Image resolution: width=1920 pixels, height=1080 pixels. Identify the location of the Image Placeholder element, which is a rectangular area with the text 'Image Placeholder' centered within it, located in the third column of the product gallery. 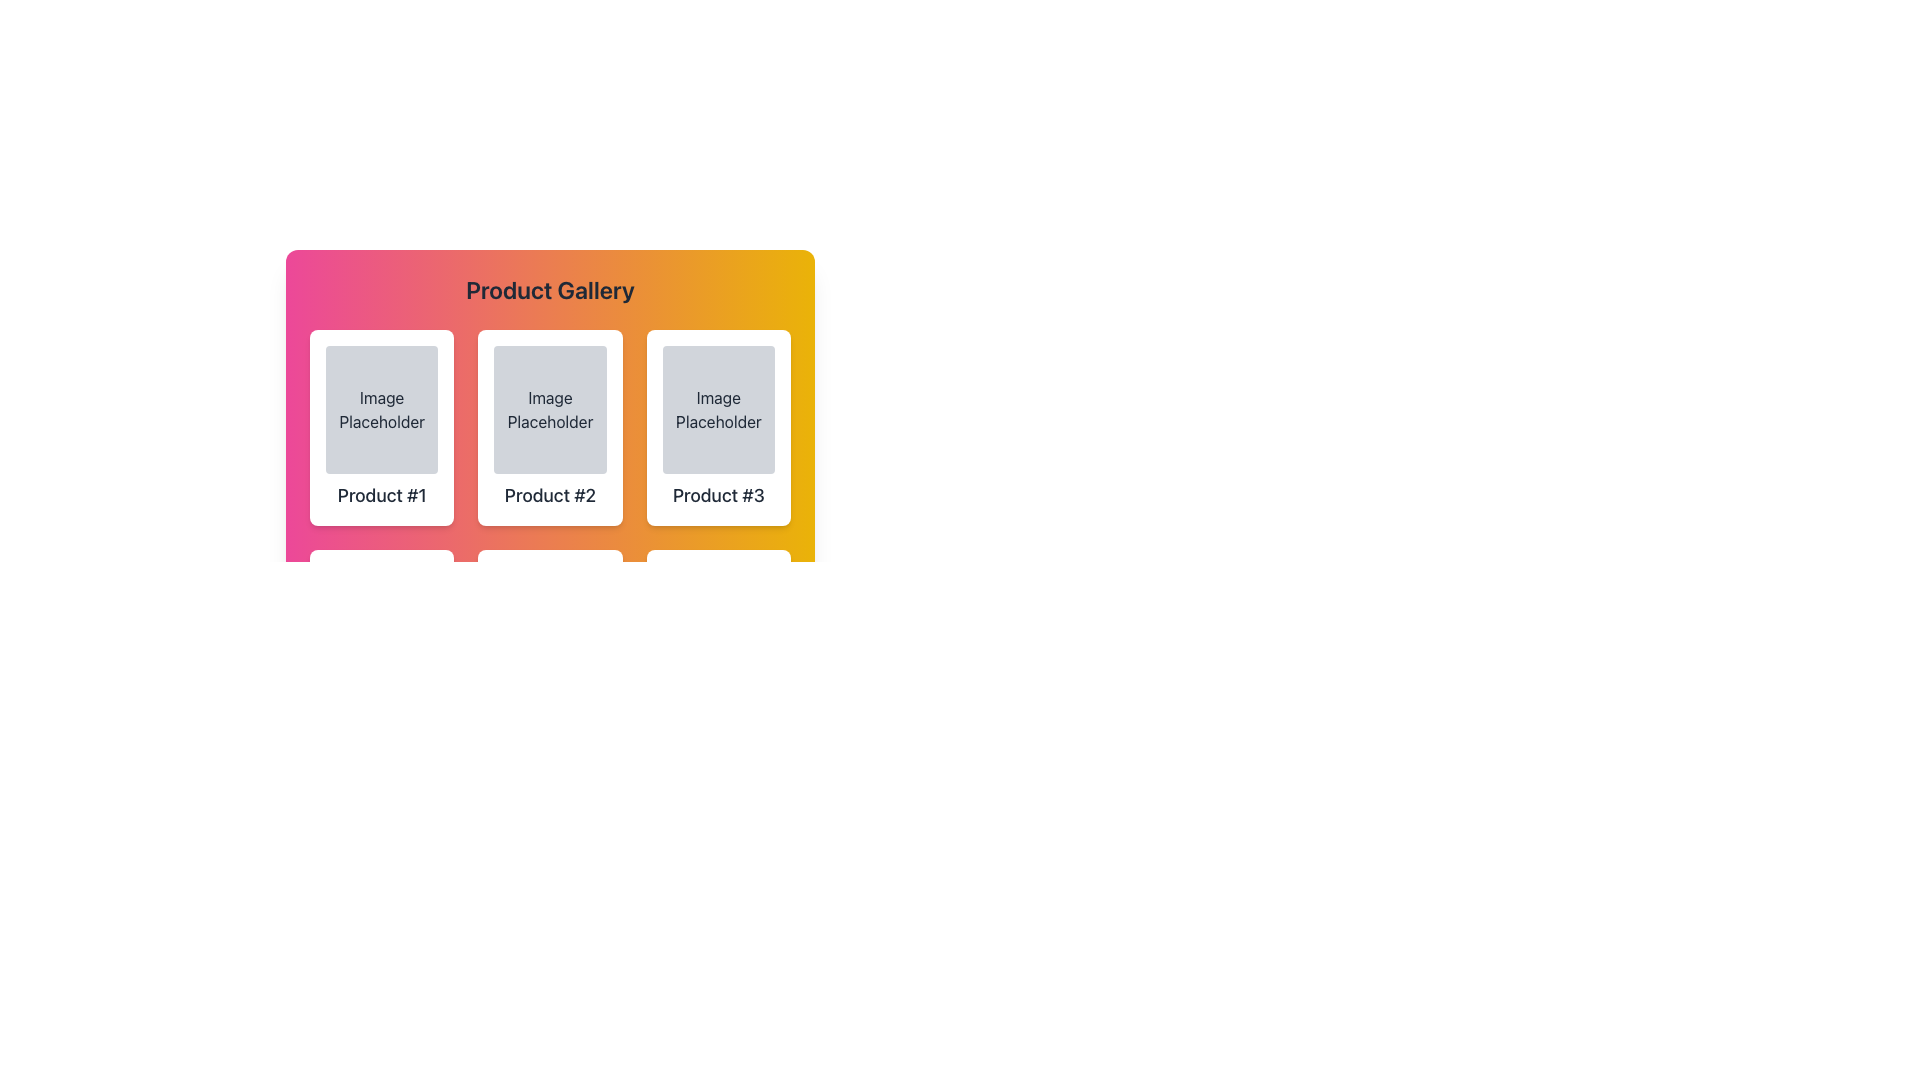
(718, 408).